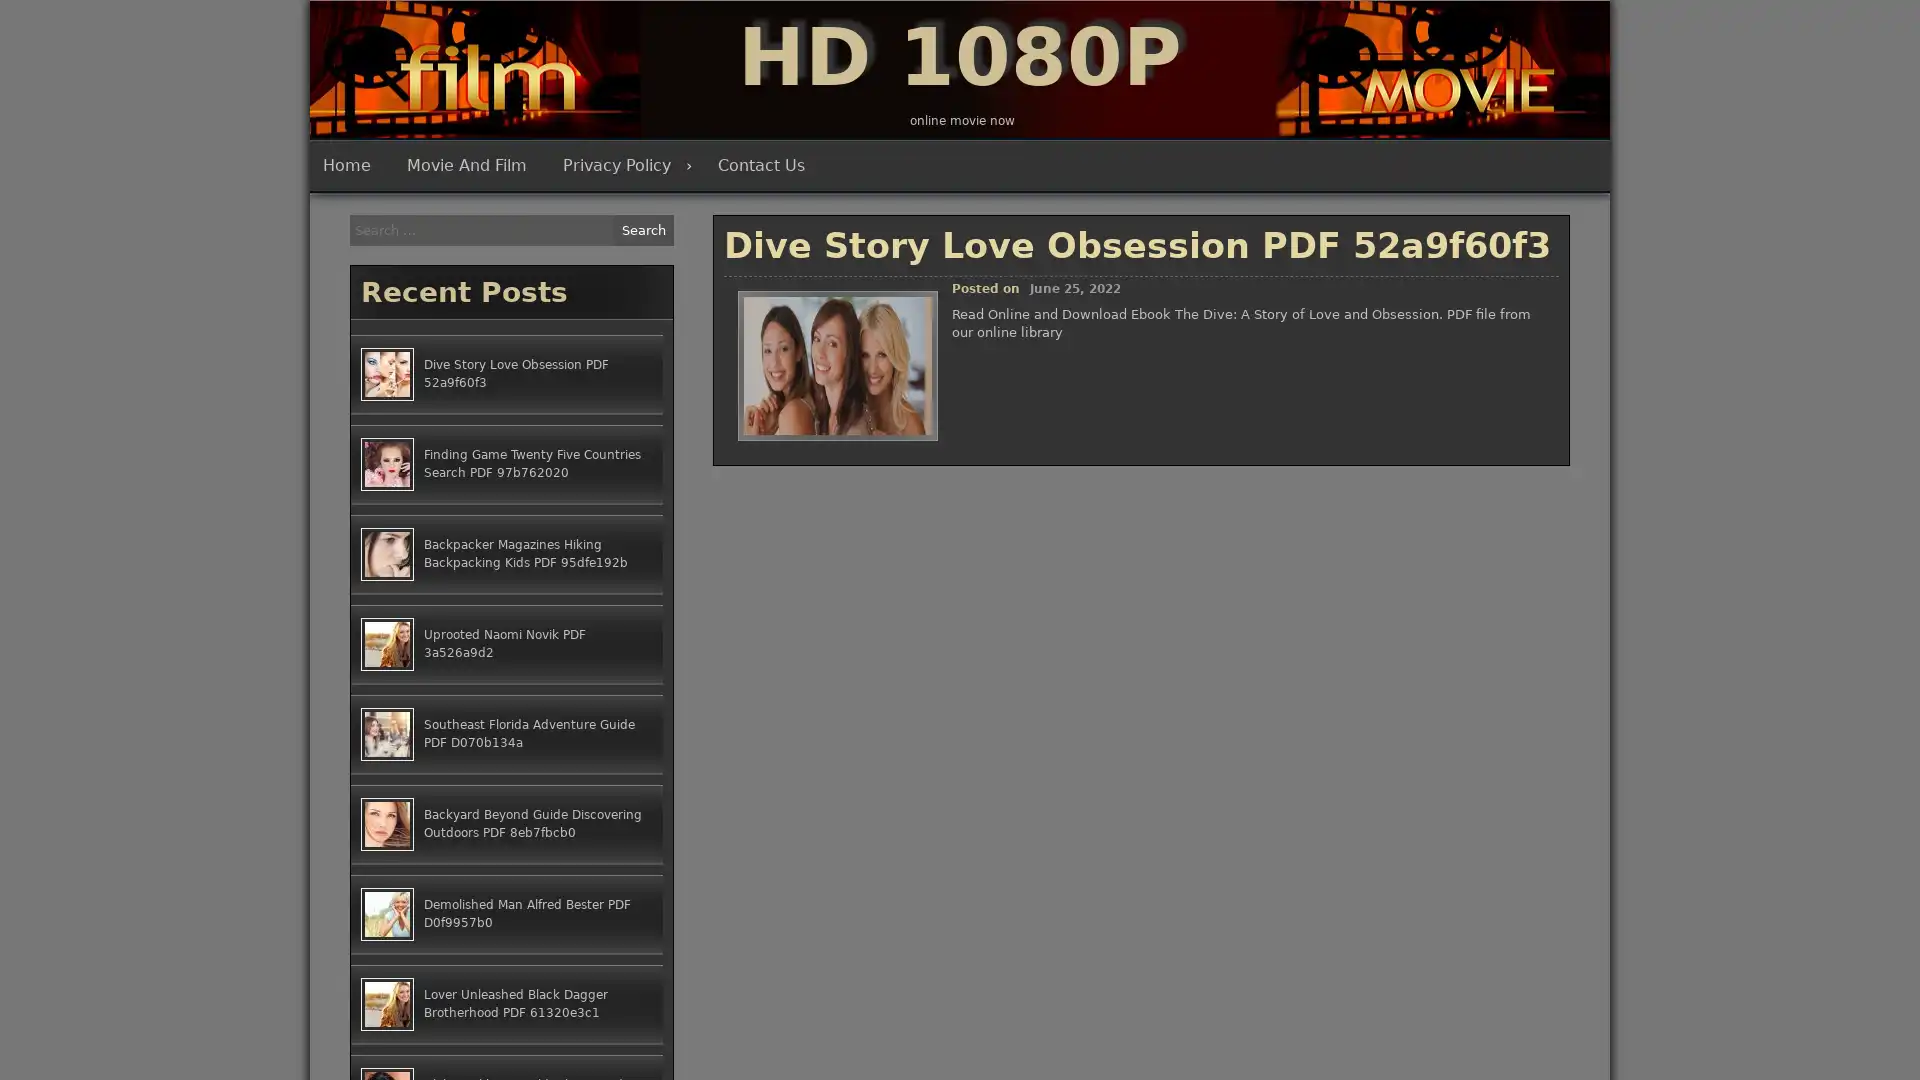 The image size is (1920, 1080). I want to click on Search, so click(643, 229).